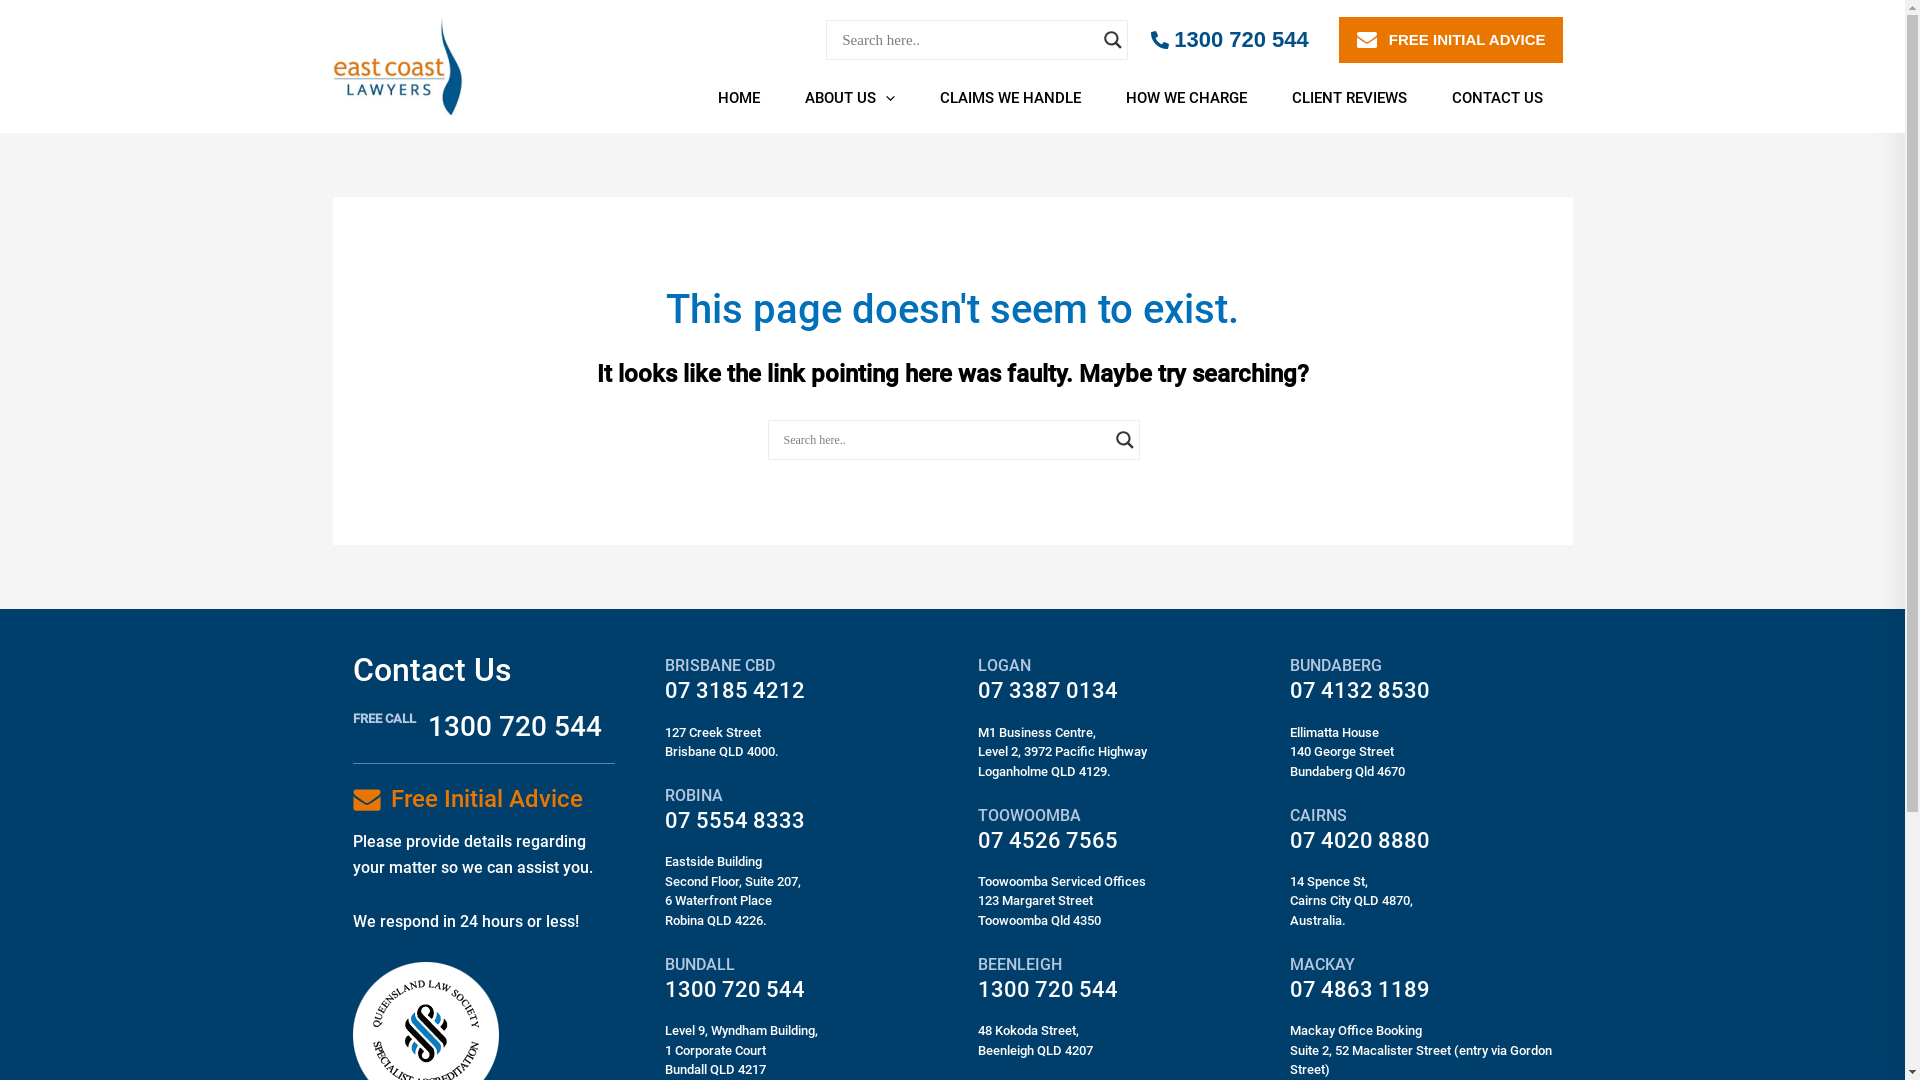 This screenshot has height=1080, width=1920. I want to click on 'CONTACT US', so click(1503, 97).